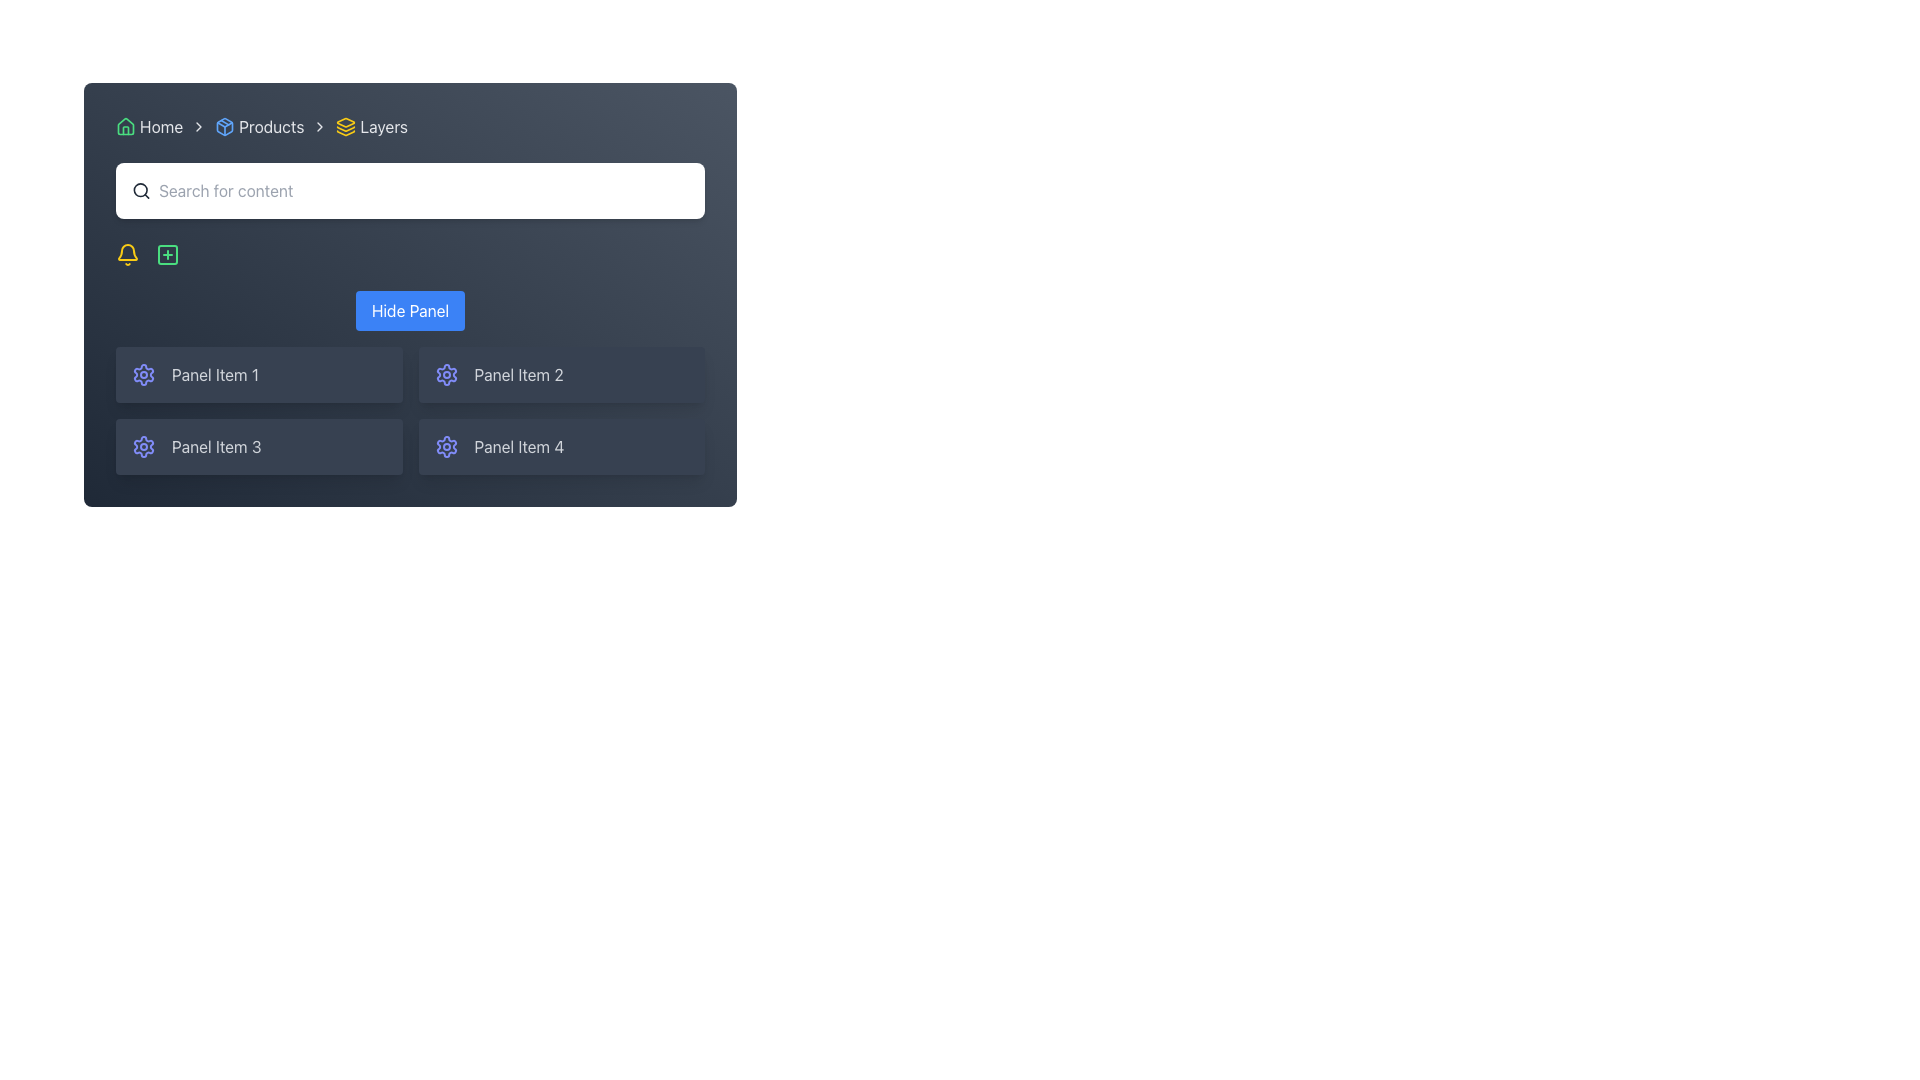  What do you see at coordinates (409, 127) in the screenshot?
I see `the Breadcrumb navigation located at the top-left of the dark blue area` at bounding box center [409, 127].